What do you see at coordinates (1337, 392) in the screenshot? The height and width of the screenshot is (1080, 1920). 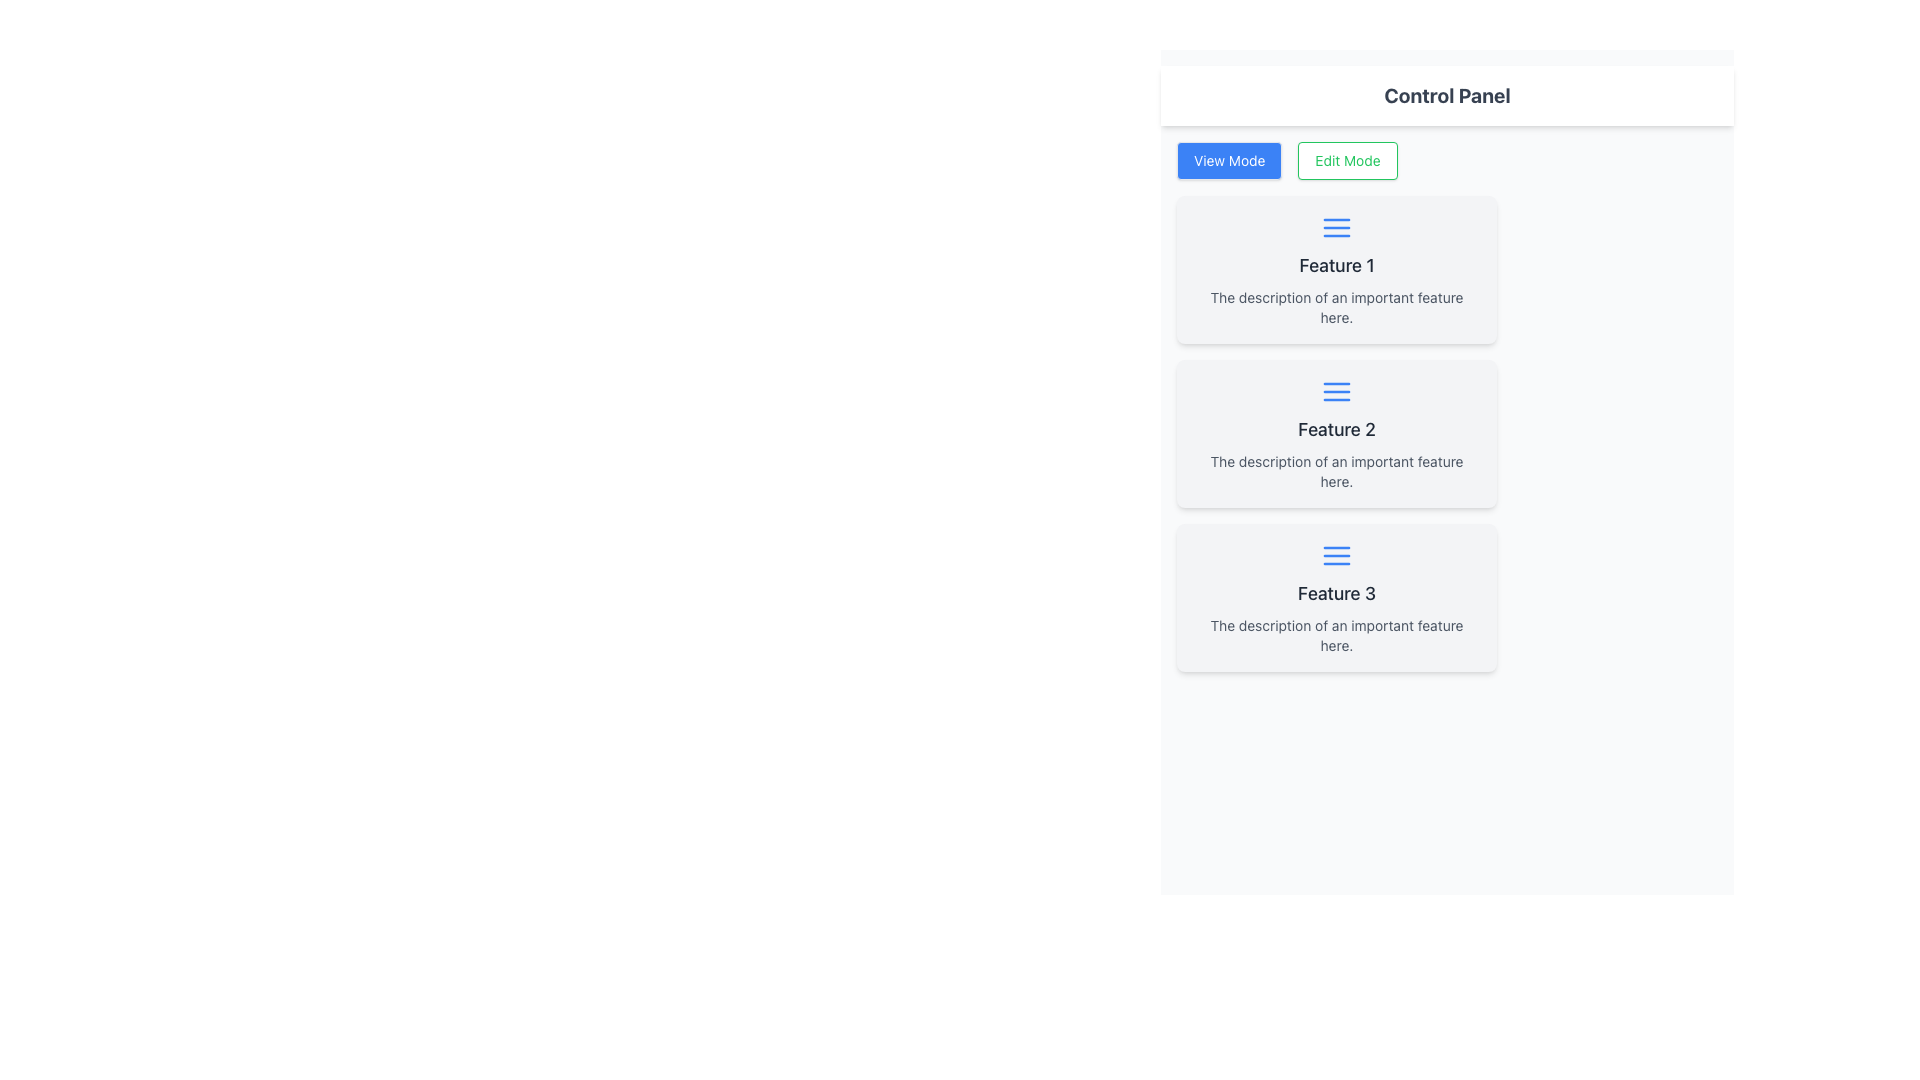 I see `the decorative icon located at the top center of the second card, above the 'Feature 2' text` at bounding box center [1337, 392].